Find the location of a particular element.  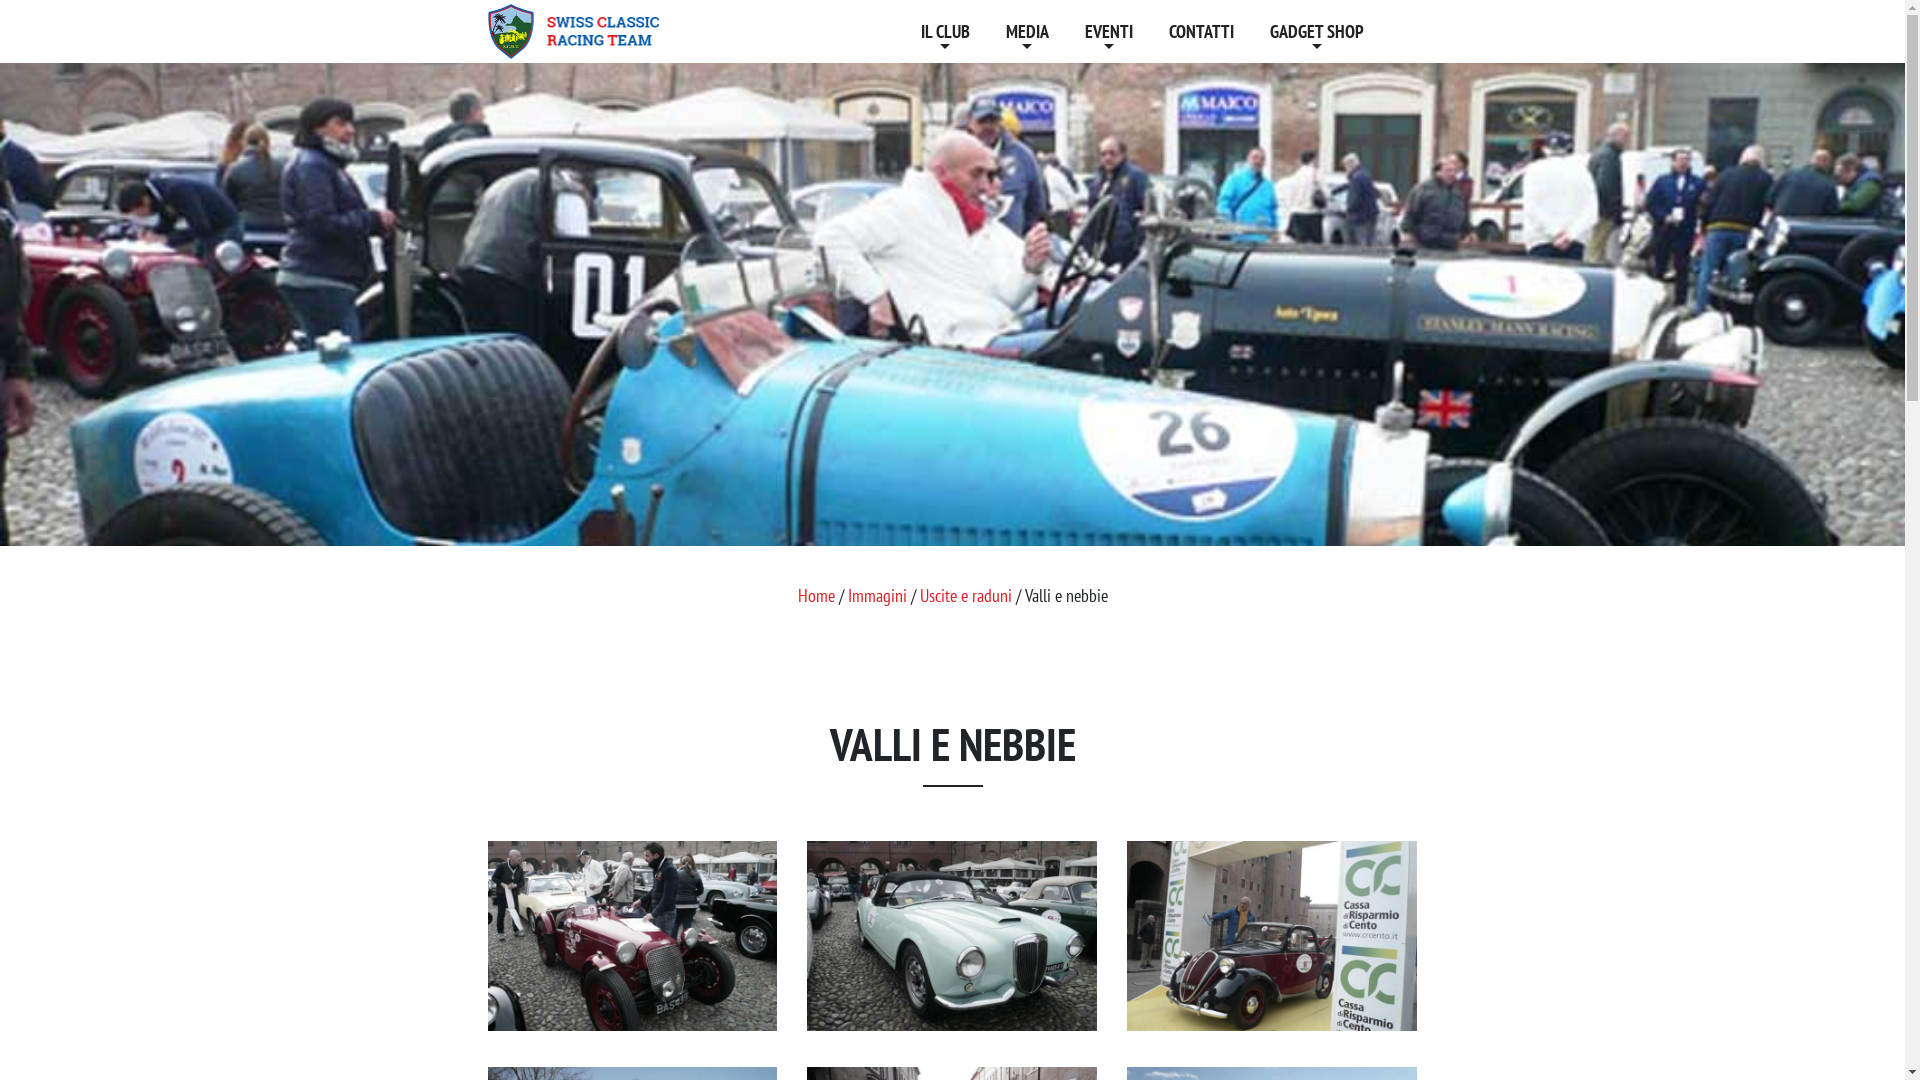

'Home' is located at coordinates (816, 594).